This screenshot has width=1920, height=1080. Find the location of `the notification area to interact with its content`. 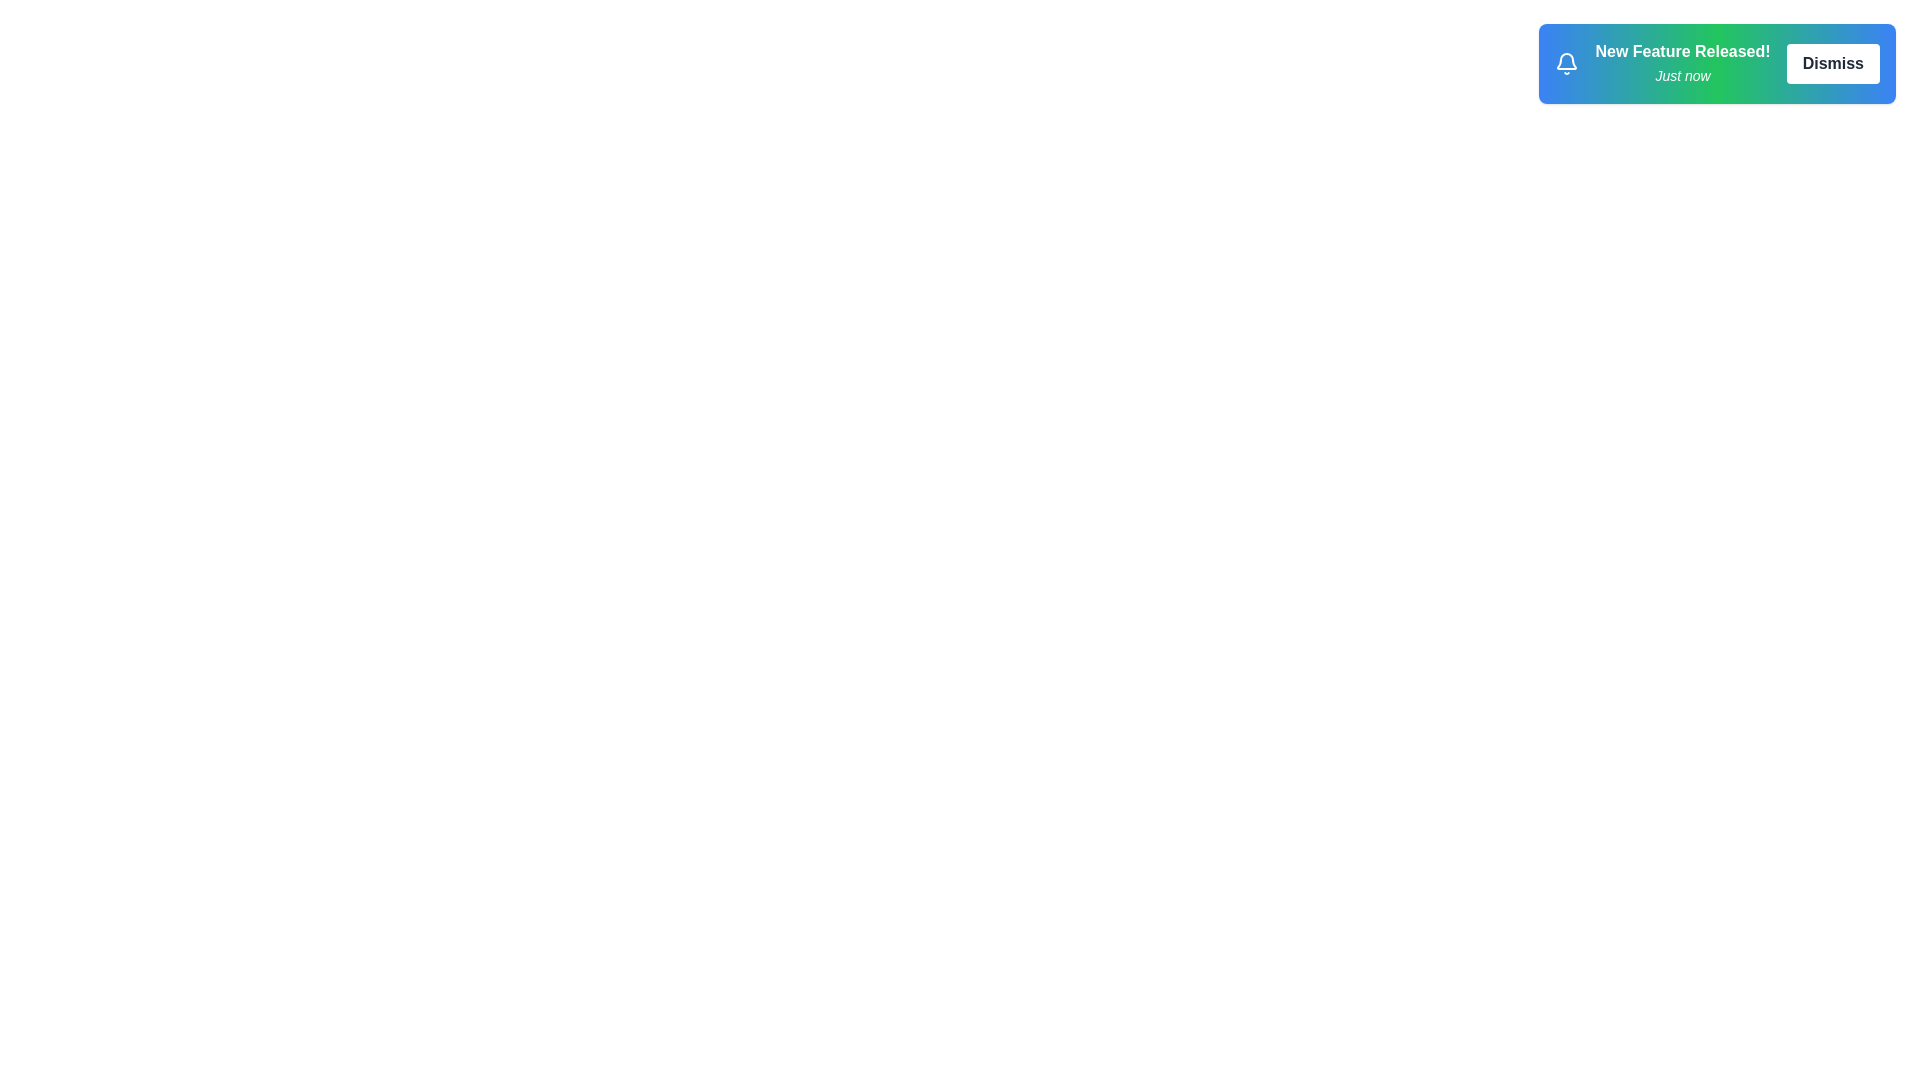

the notification area to interact with its content is located at coordinates (1716, 63).